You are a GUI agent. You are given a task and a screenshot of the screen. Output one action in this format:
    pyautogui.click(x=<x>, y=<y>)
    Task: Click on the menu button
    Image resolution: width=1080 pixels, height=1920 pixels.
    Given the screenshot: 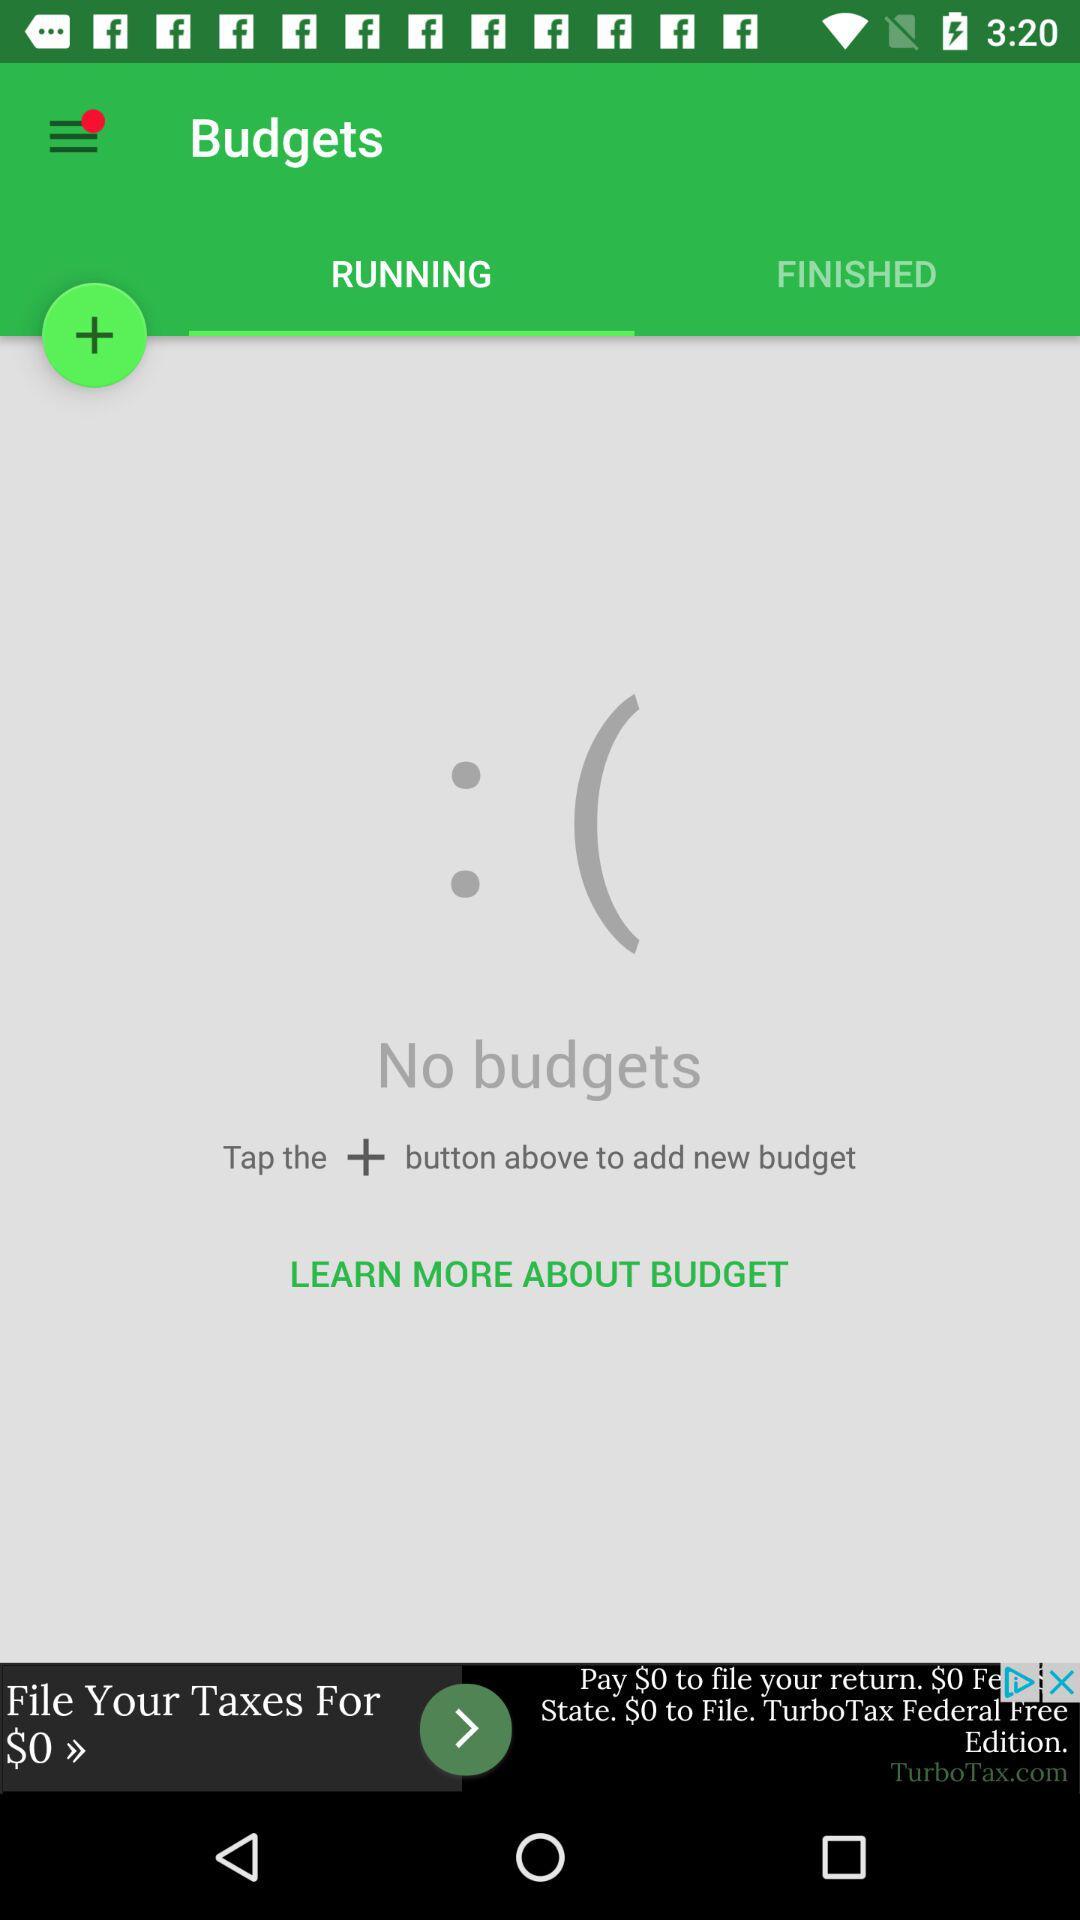 What is the action you would take?
    pyautogui.click(x=72, y=135)
    